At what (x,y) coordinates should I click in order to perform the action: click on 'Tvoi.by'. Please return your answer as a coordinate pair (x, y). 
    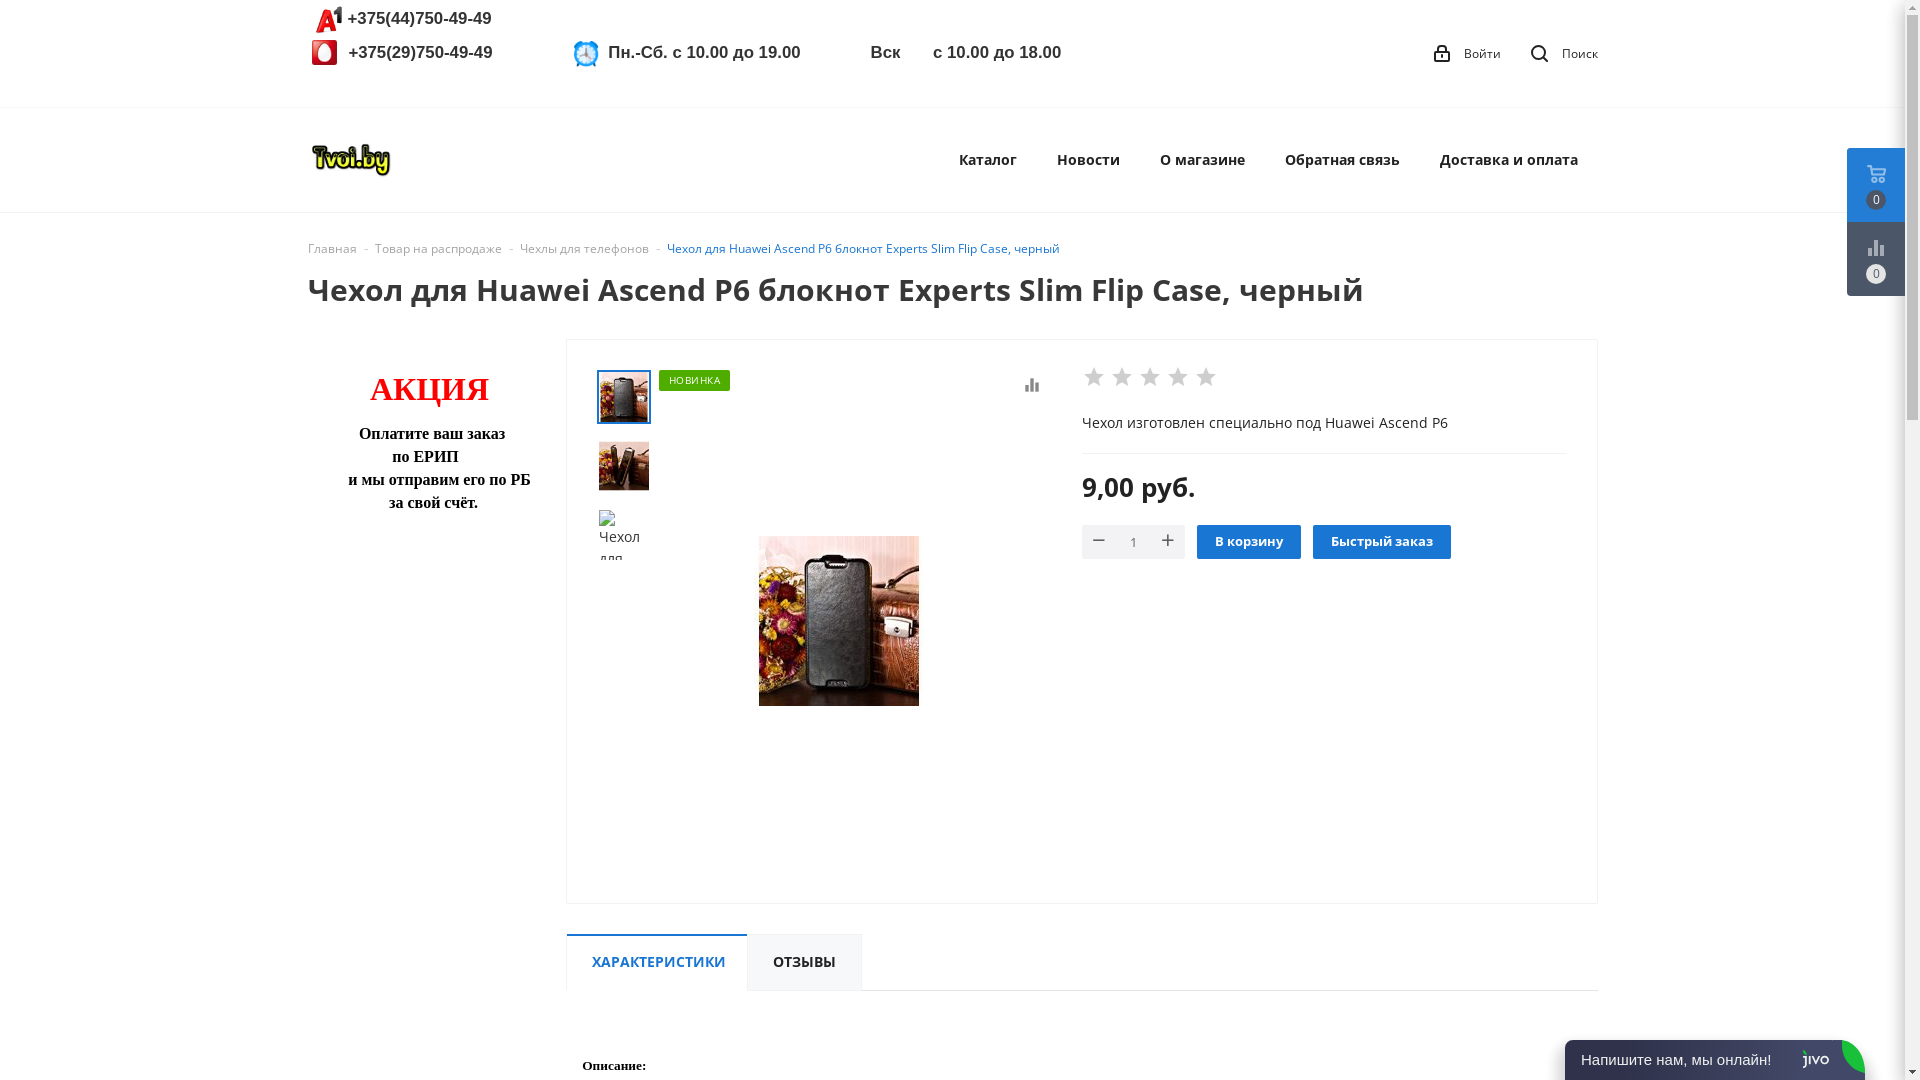
    Looking at the image, I should click on (306, 158).